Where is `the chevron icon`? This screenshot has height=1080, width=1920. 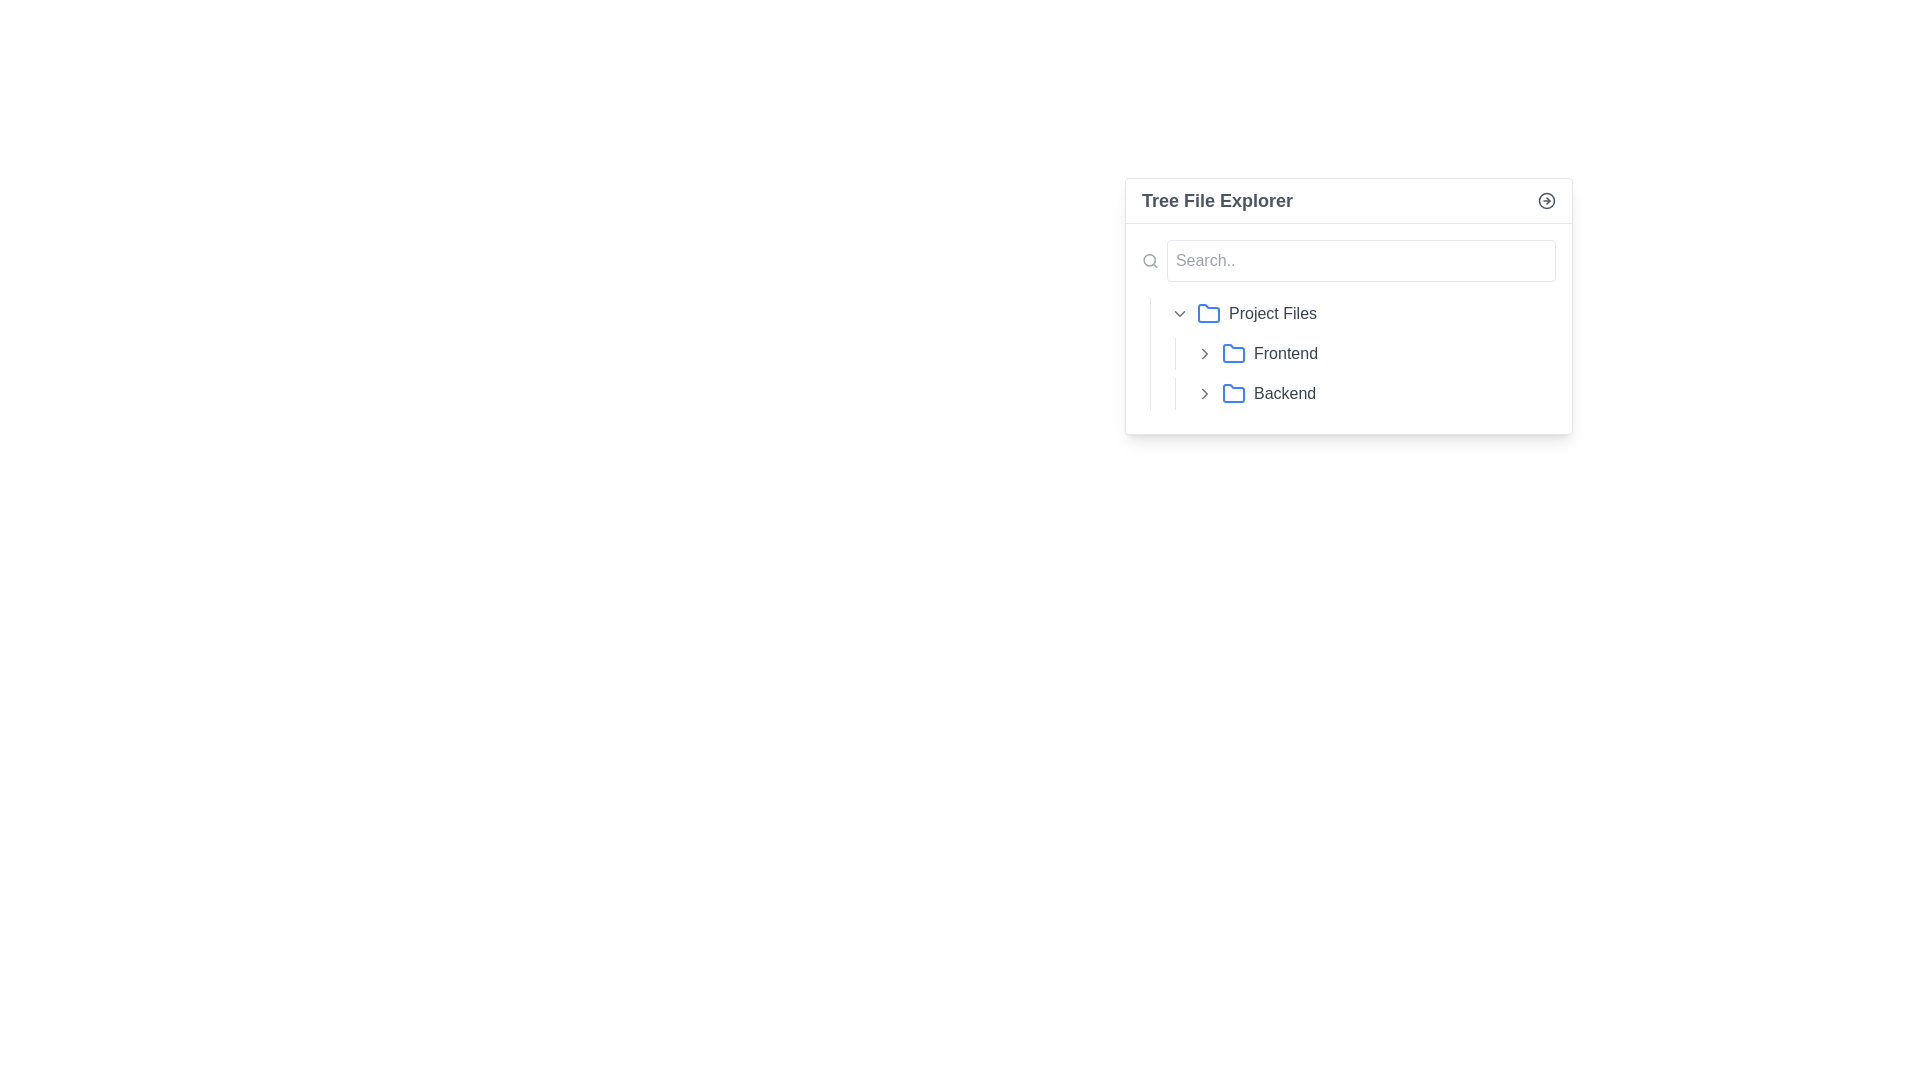
the chevron icon is located at coordinates (1203, 353).